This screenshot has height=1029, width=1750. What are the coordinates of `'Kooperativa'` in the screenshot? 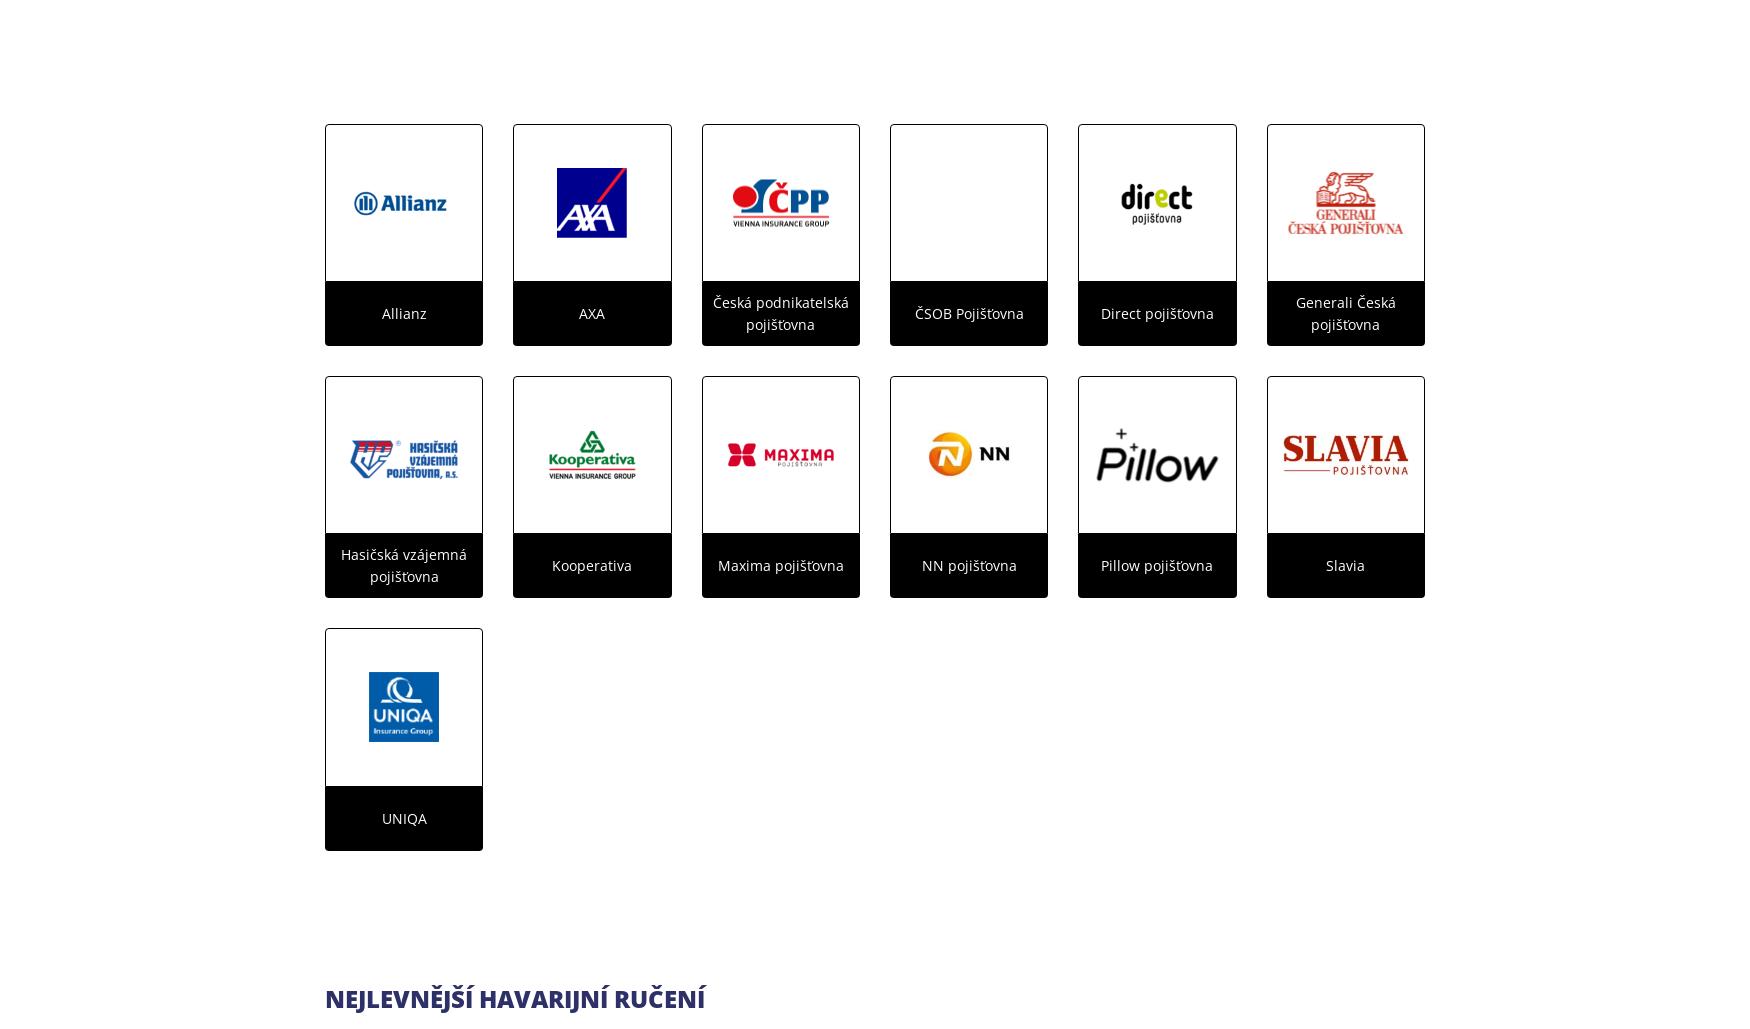 It's located at (592, 564).